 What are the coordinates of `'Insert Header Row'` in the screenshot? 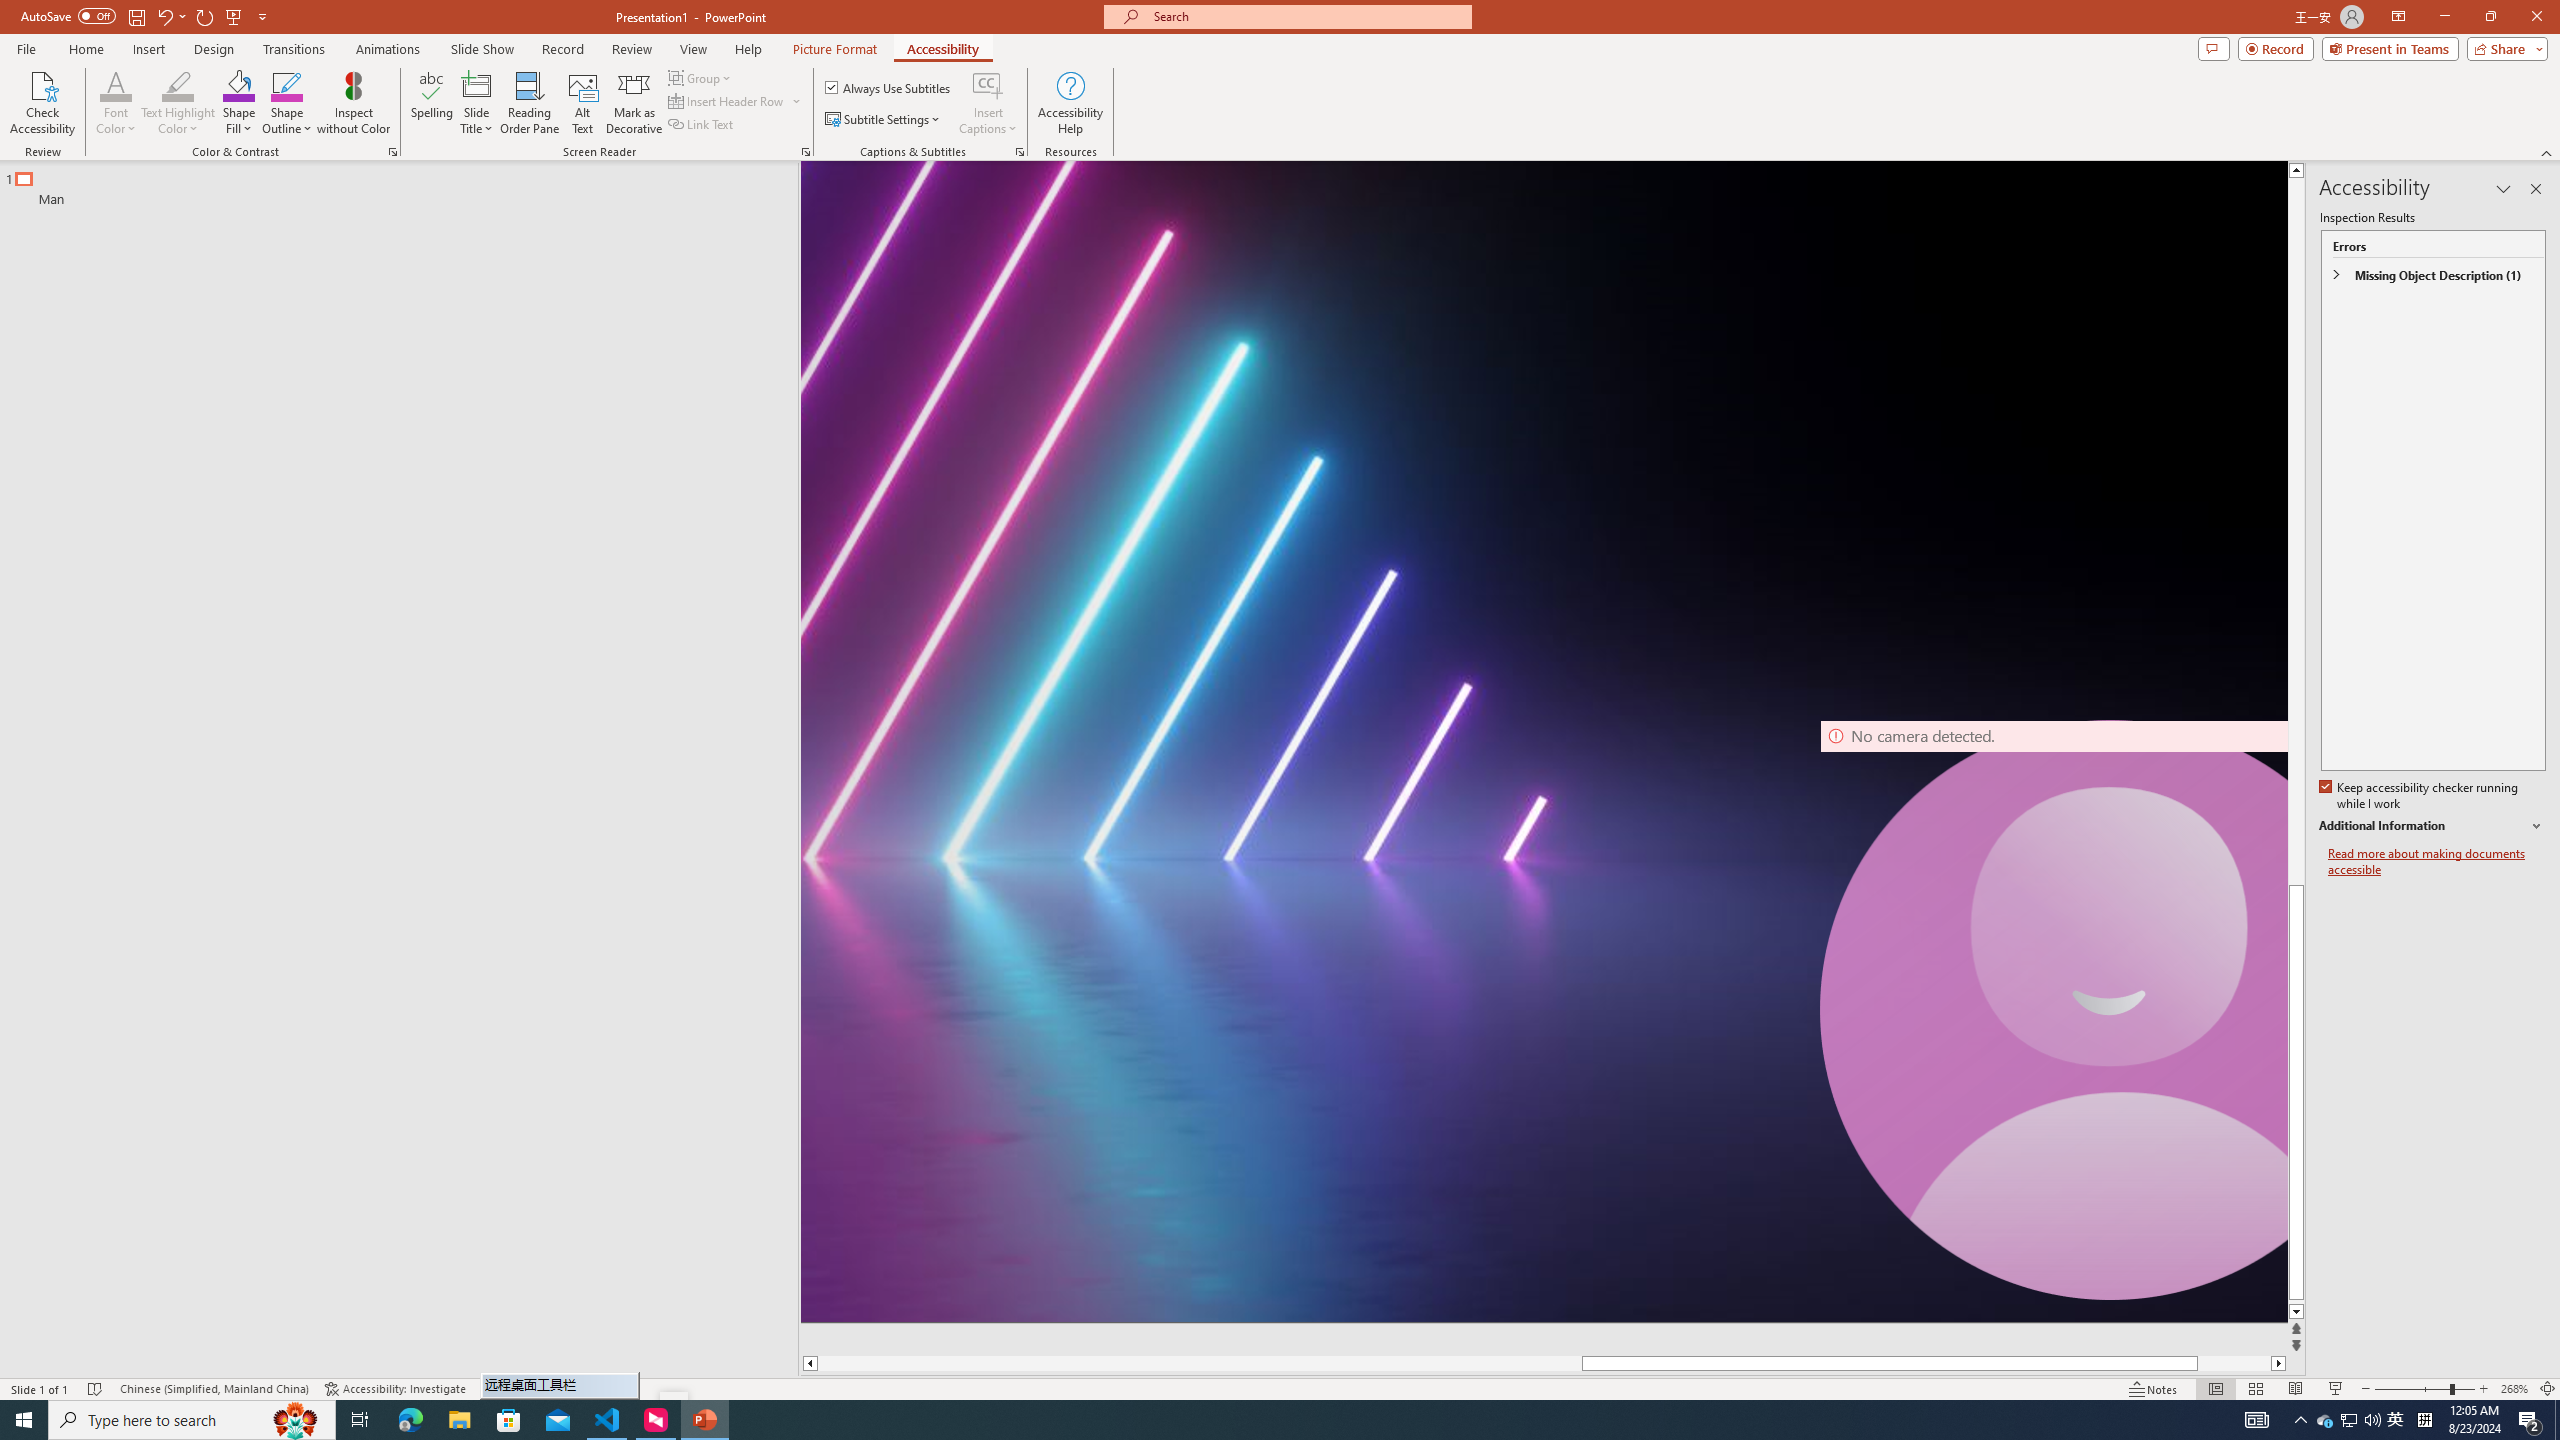 It's located at (727, 99).